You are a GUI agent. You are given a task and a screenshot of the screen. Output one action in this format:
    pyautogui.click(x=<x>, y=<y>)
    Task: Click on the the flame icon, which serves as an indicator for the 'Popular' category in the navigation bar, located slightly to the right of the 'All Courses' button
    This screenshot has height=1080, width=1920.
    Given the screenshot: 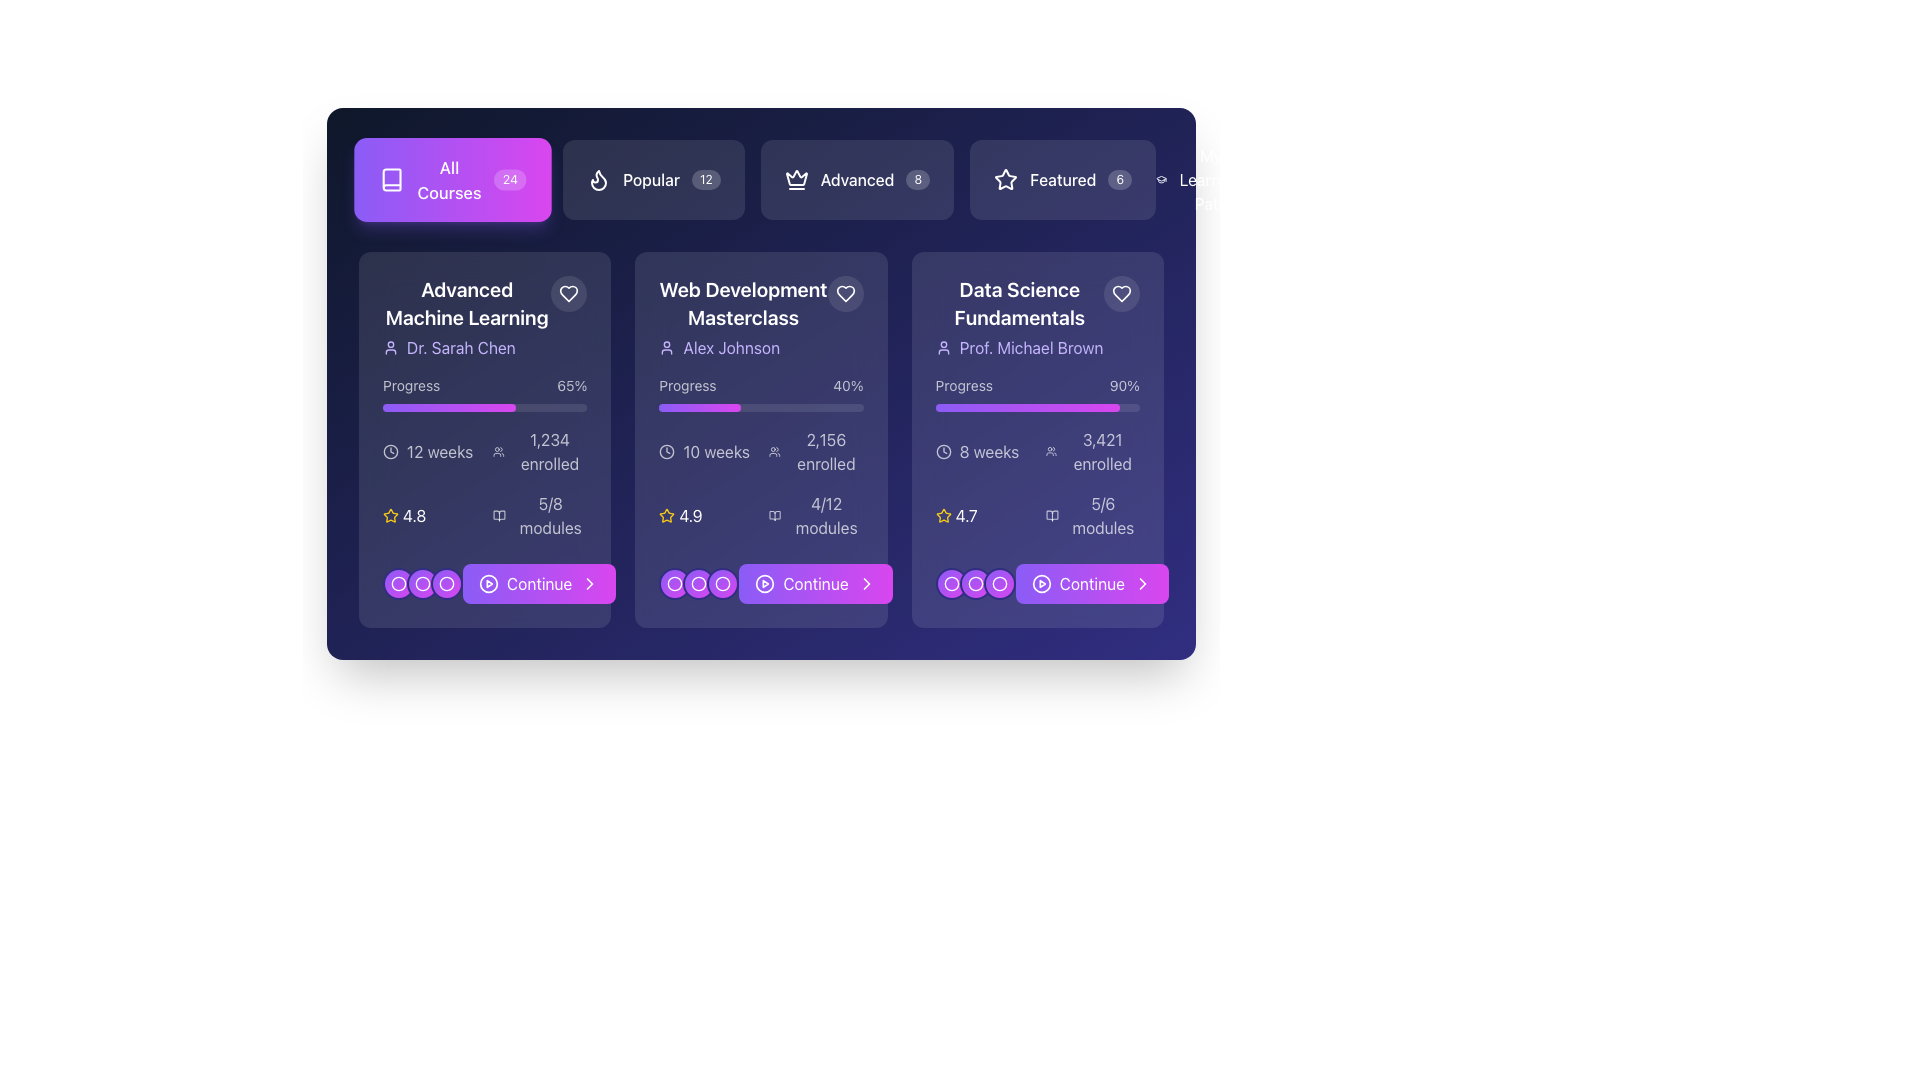 What is the action you would take?
    pyautogui.click(x=598, y=180)
    